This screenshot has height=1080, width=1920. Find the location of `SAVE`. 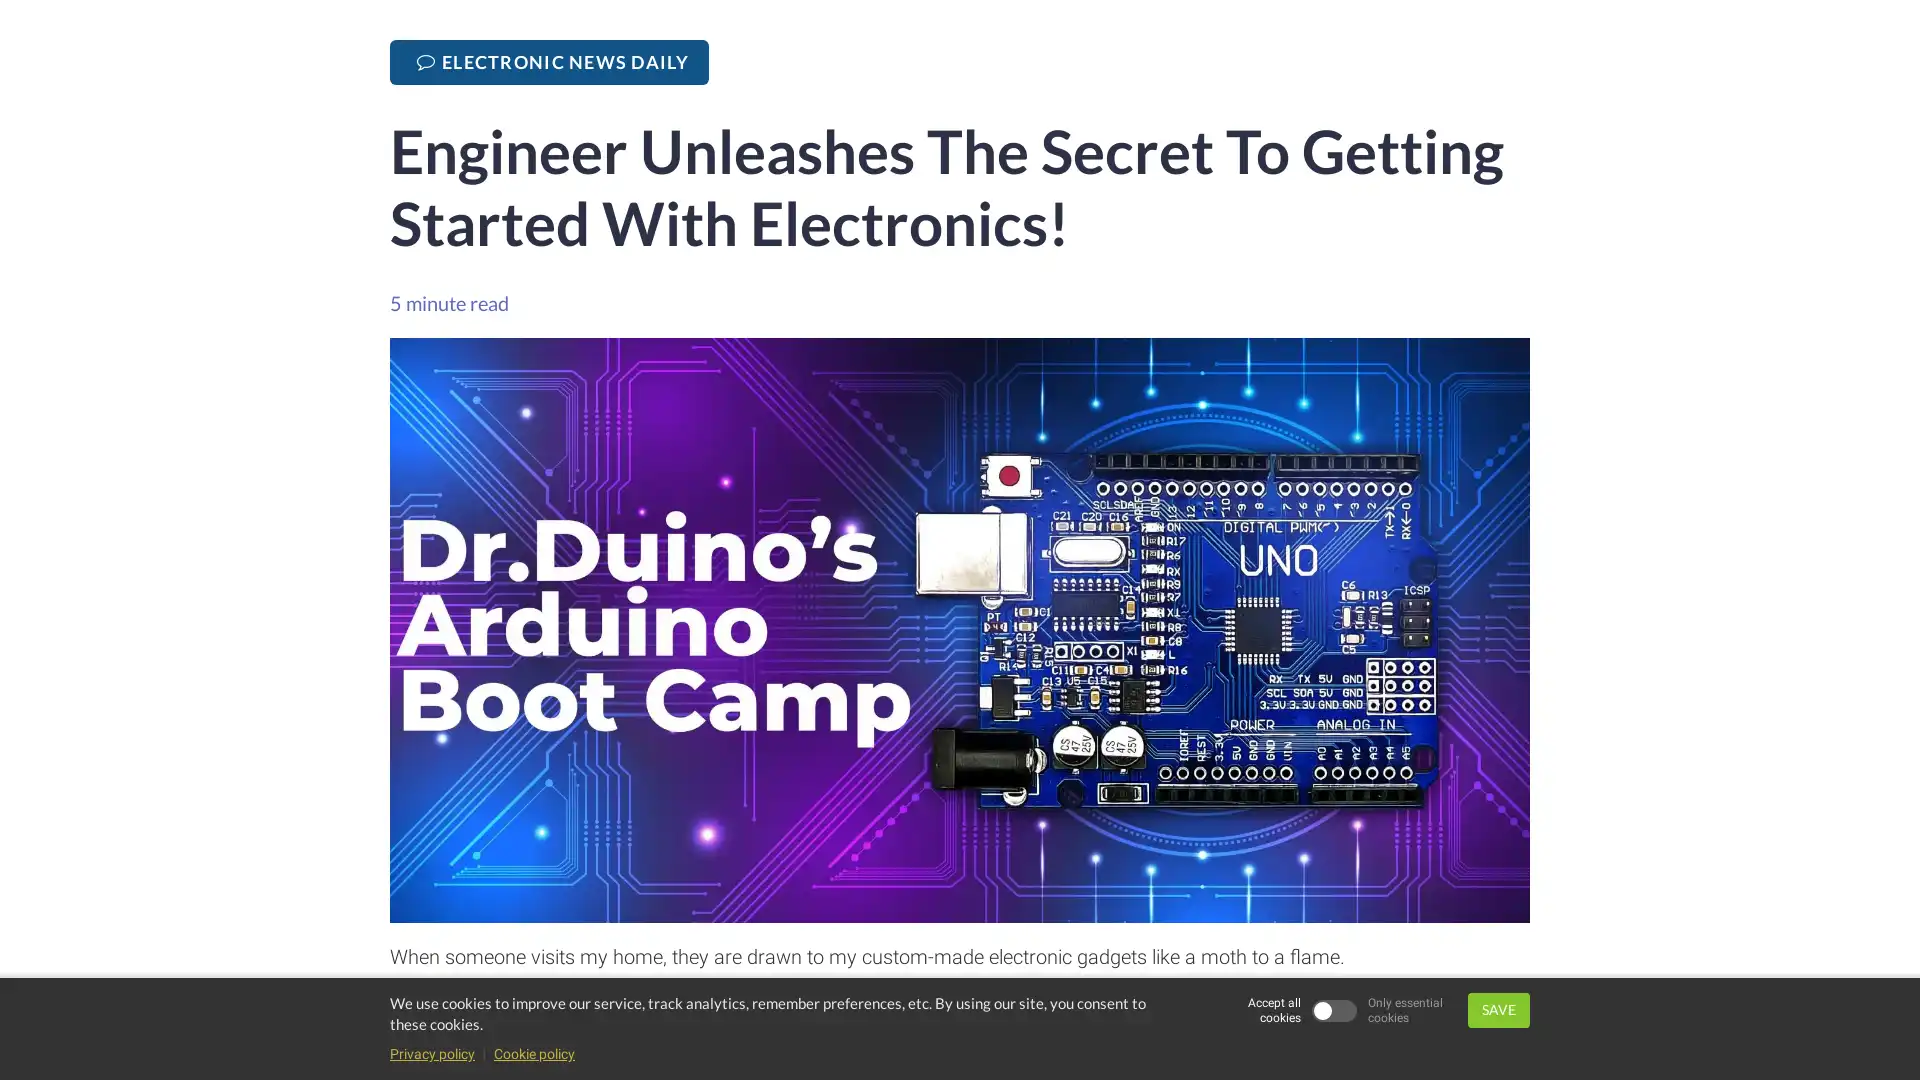

SAVE is located at coordinates (1498, 1010).